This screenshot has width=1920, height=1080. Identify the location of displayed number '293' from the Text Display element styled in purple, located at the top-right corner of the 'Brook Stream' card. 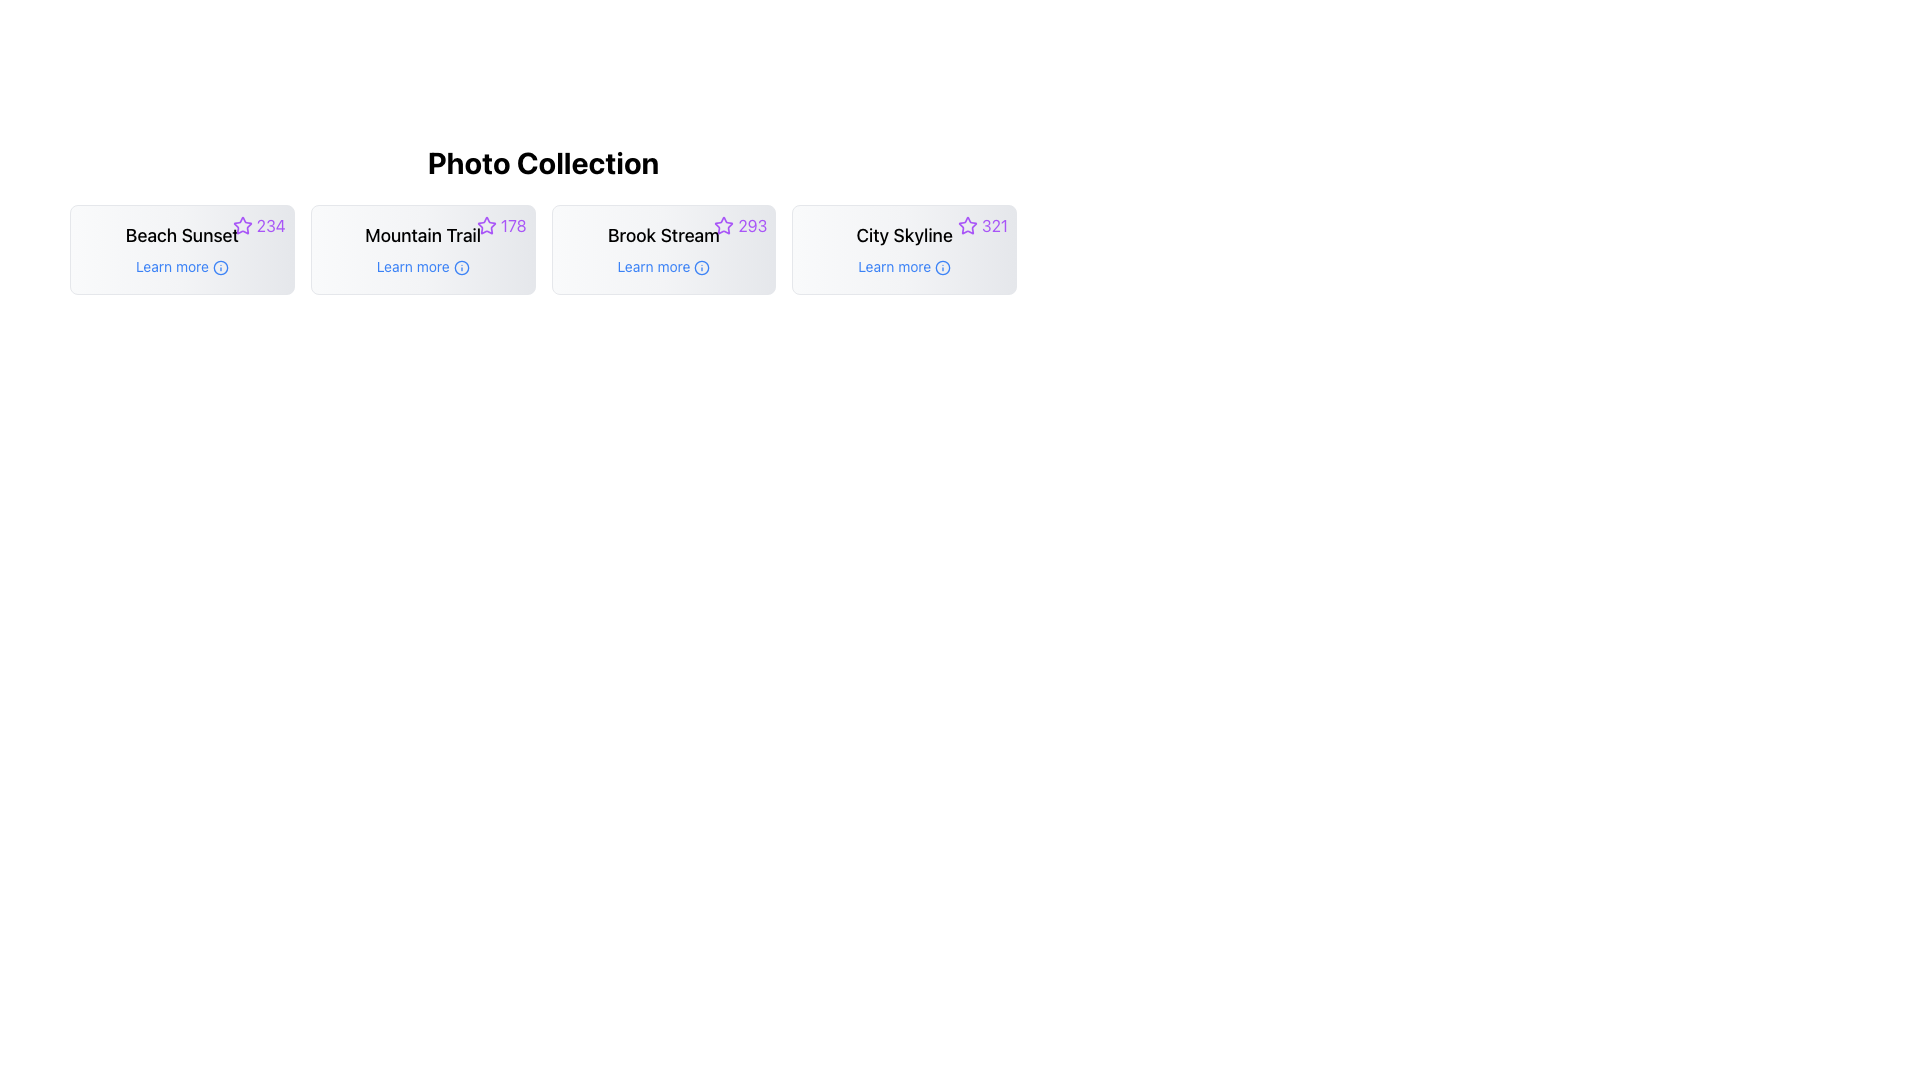
(751, 225).